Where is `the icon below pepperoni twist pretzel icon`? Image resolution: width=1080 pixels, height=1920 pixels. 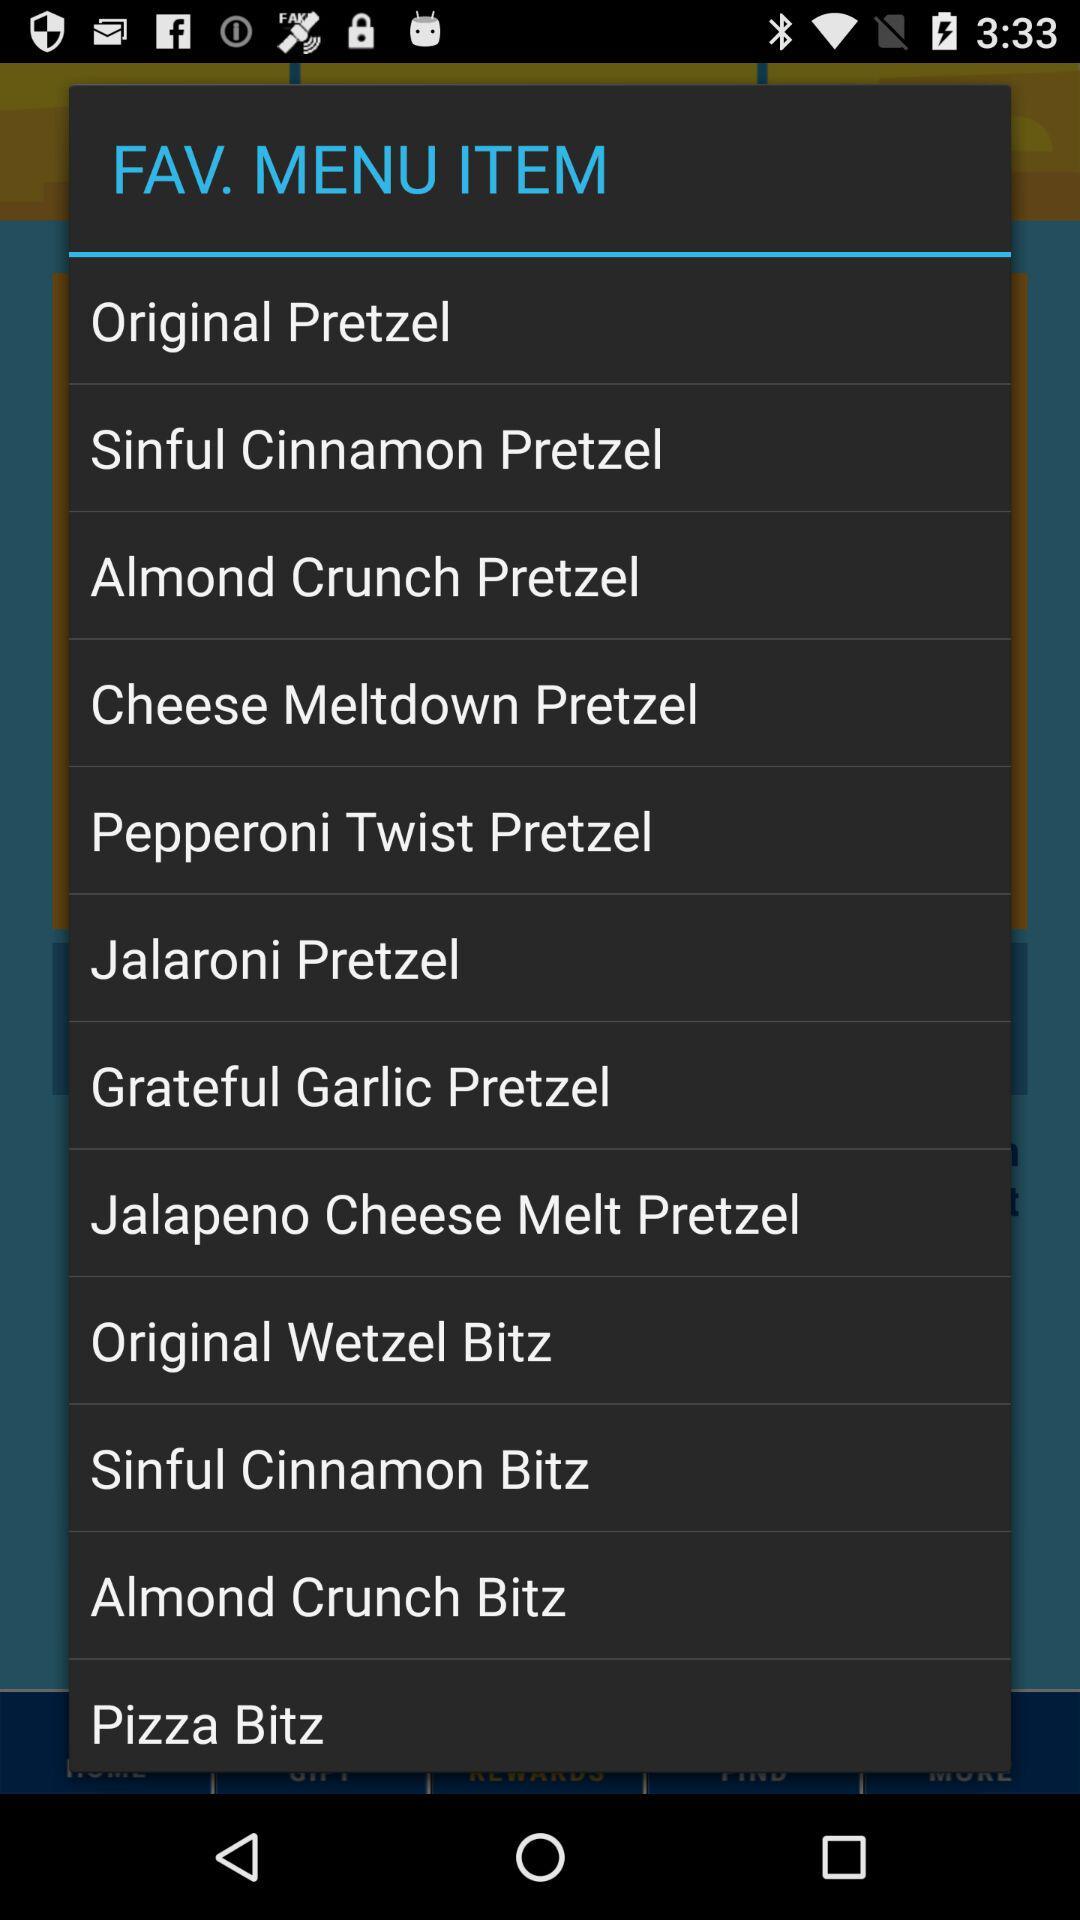
the icon below pepperoni twist pretzel icon is located at coordinates (540, 956).